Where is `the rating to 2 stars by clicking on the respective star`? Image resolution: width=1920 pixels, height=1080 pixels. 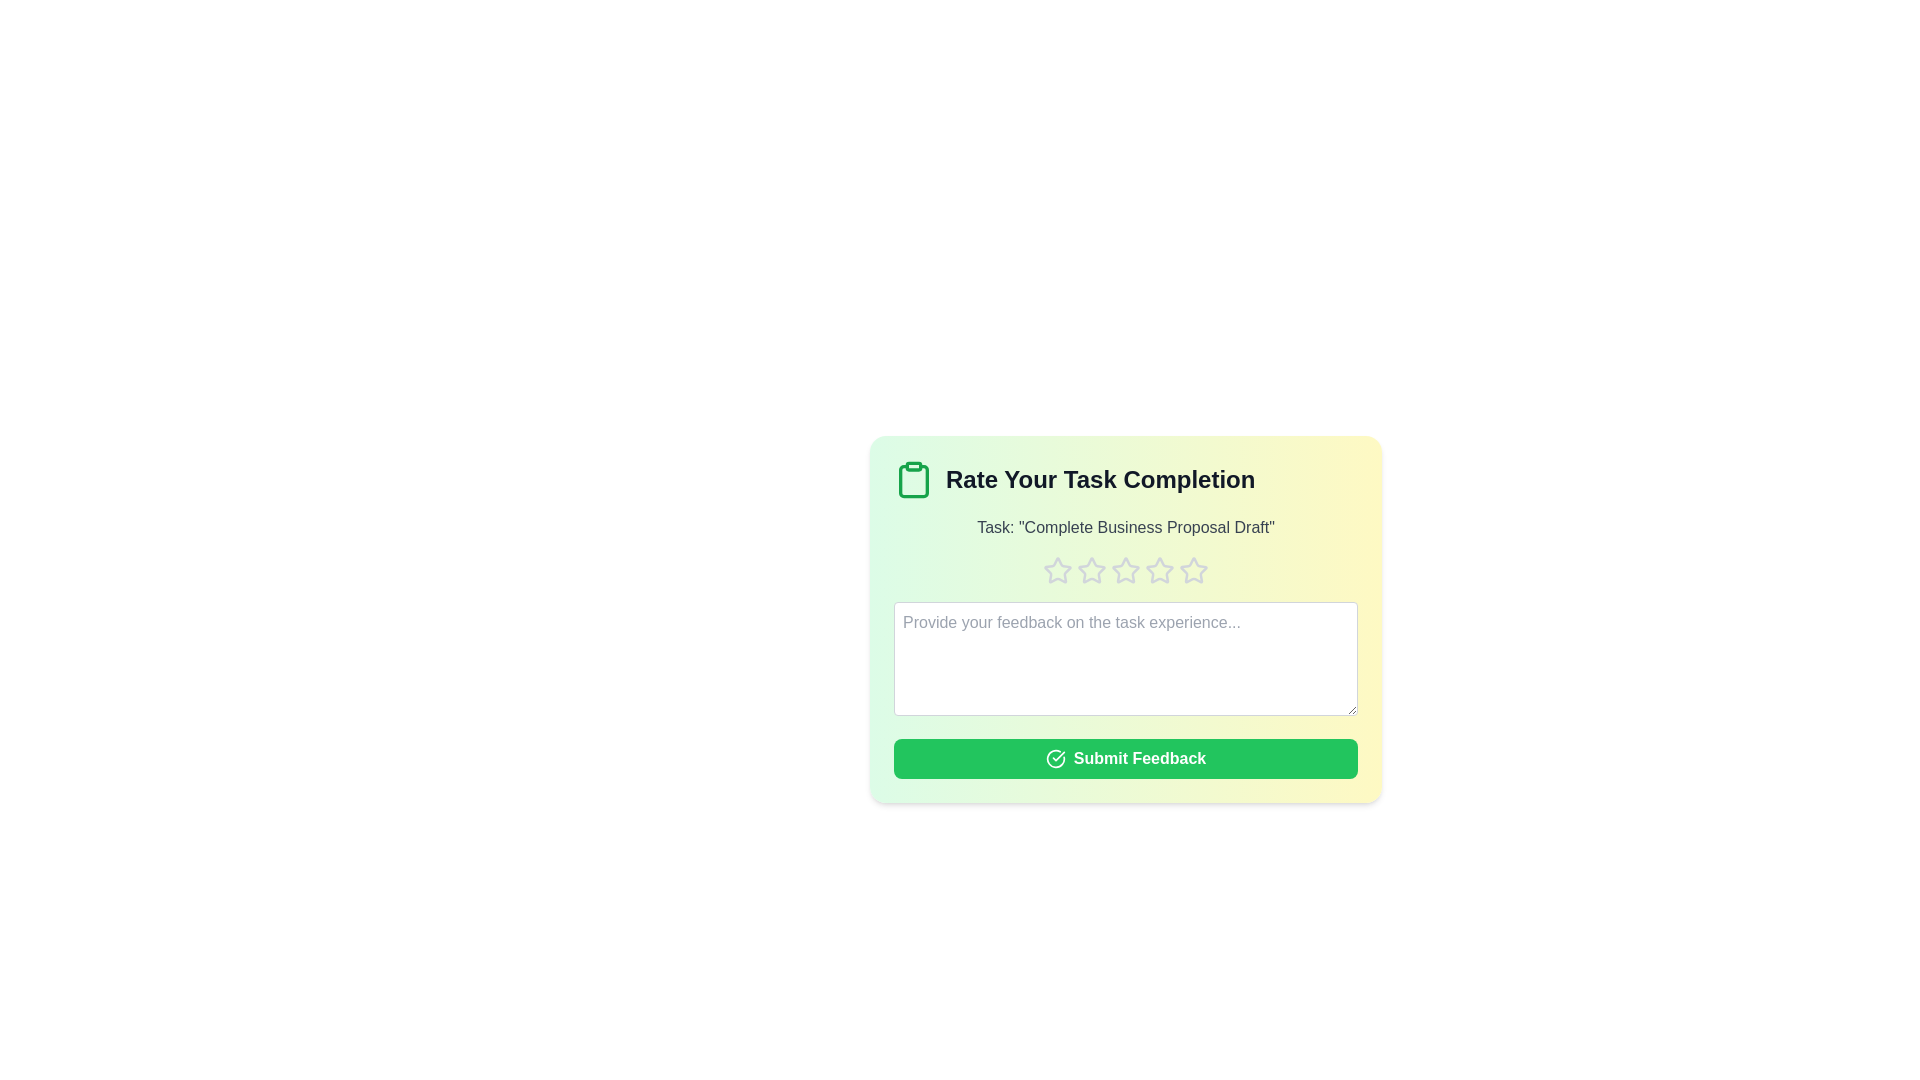 the rating to 2 stars by clicking on the respective star is located at coordinates (1090, 570).